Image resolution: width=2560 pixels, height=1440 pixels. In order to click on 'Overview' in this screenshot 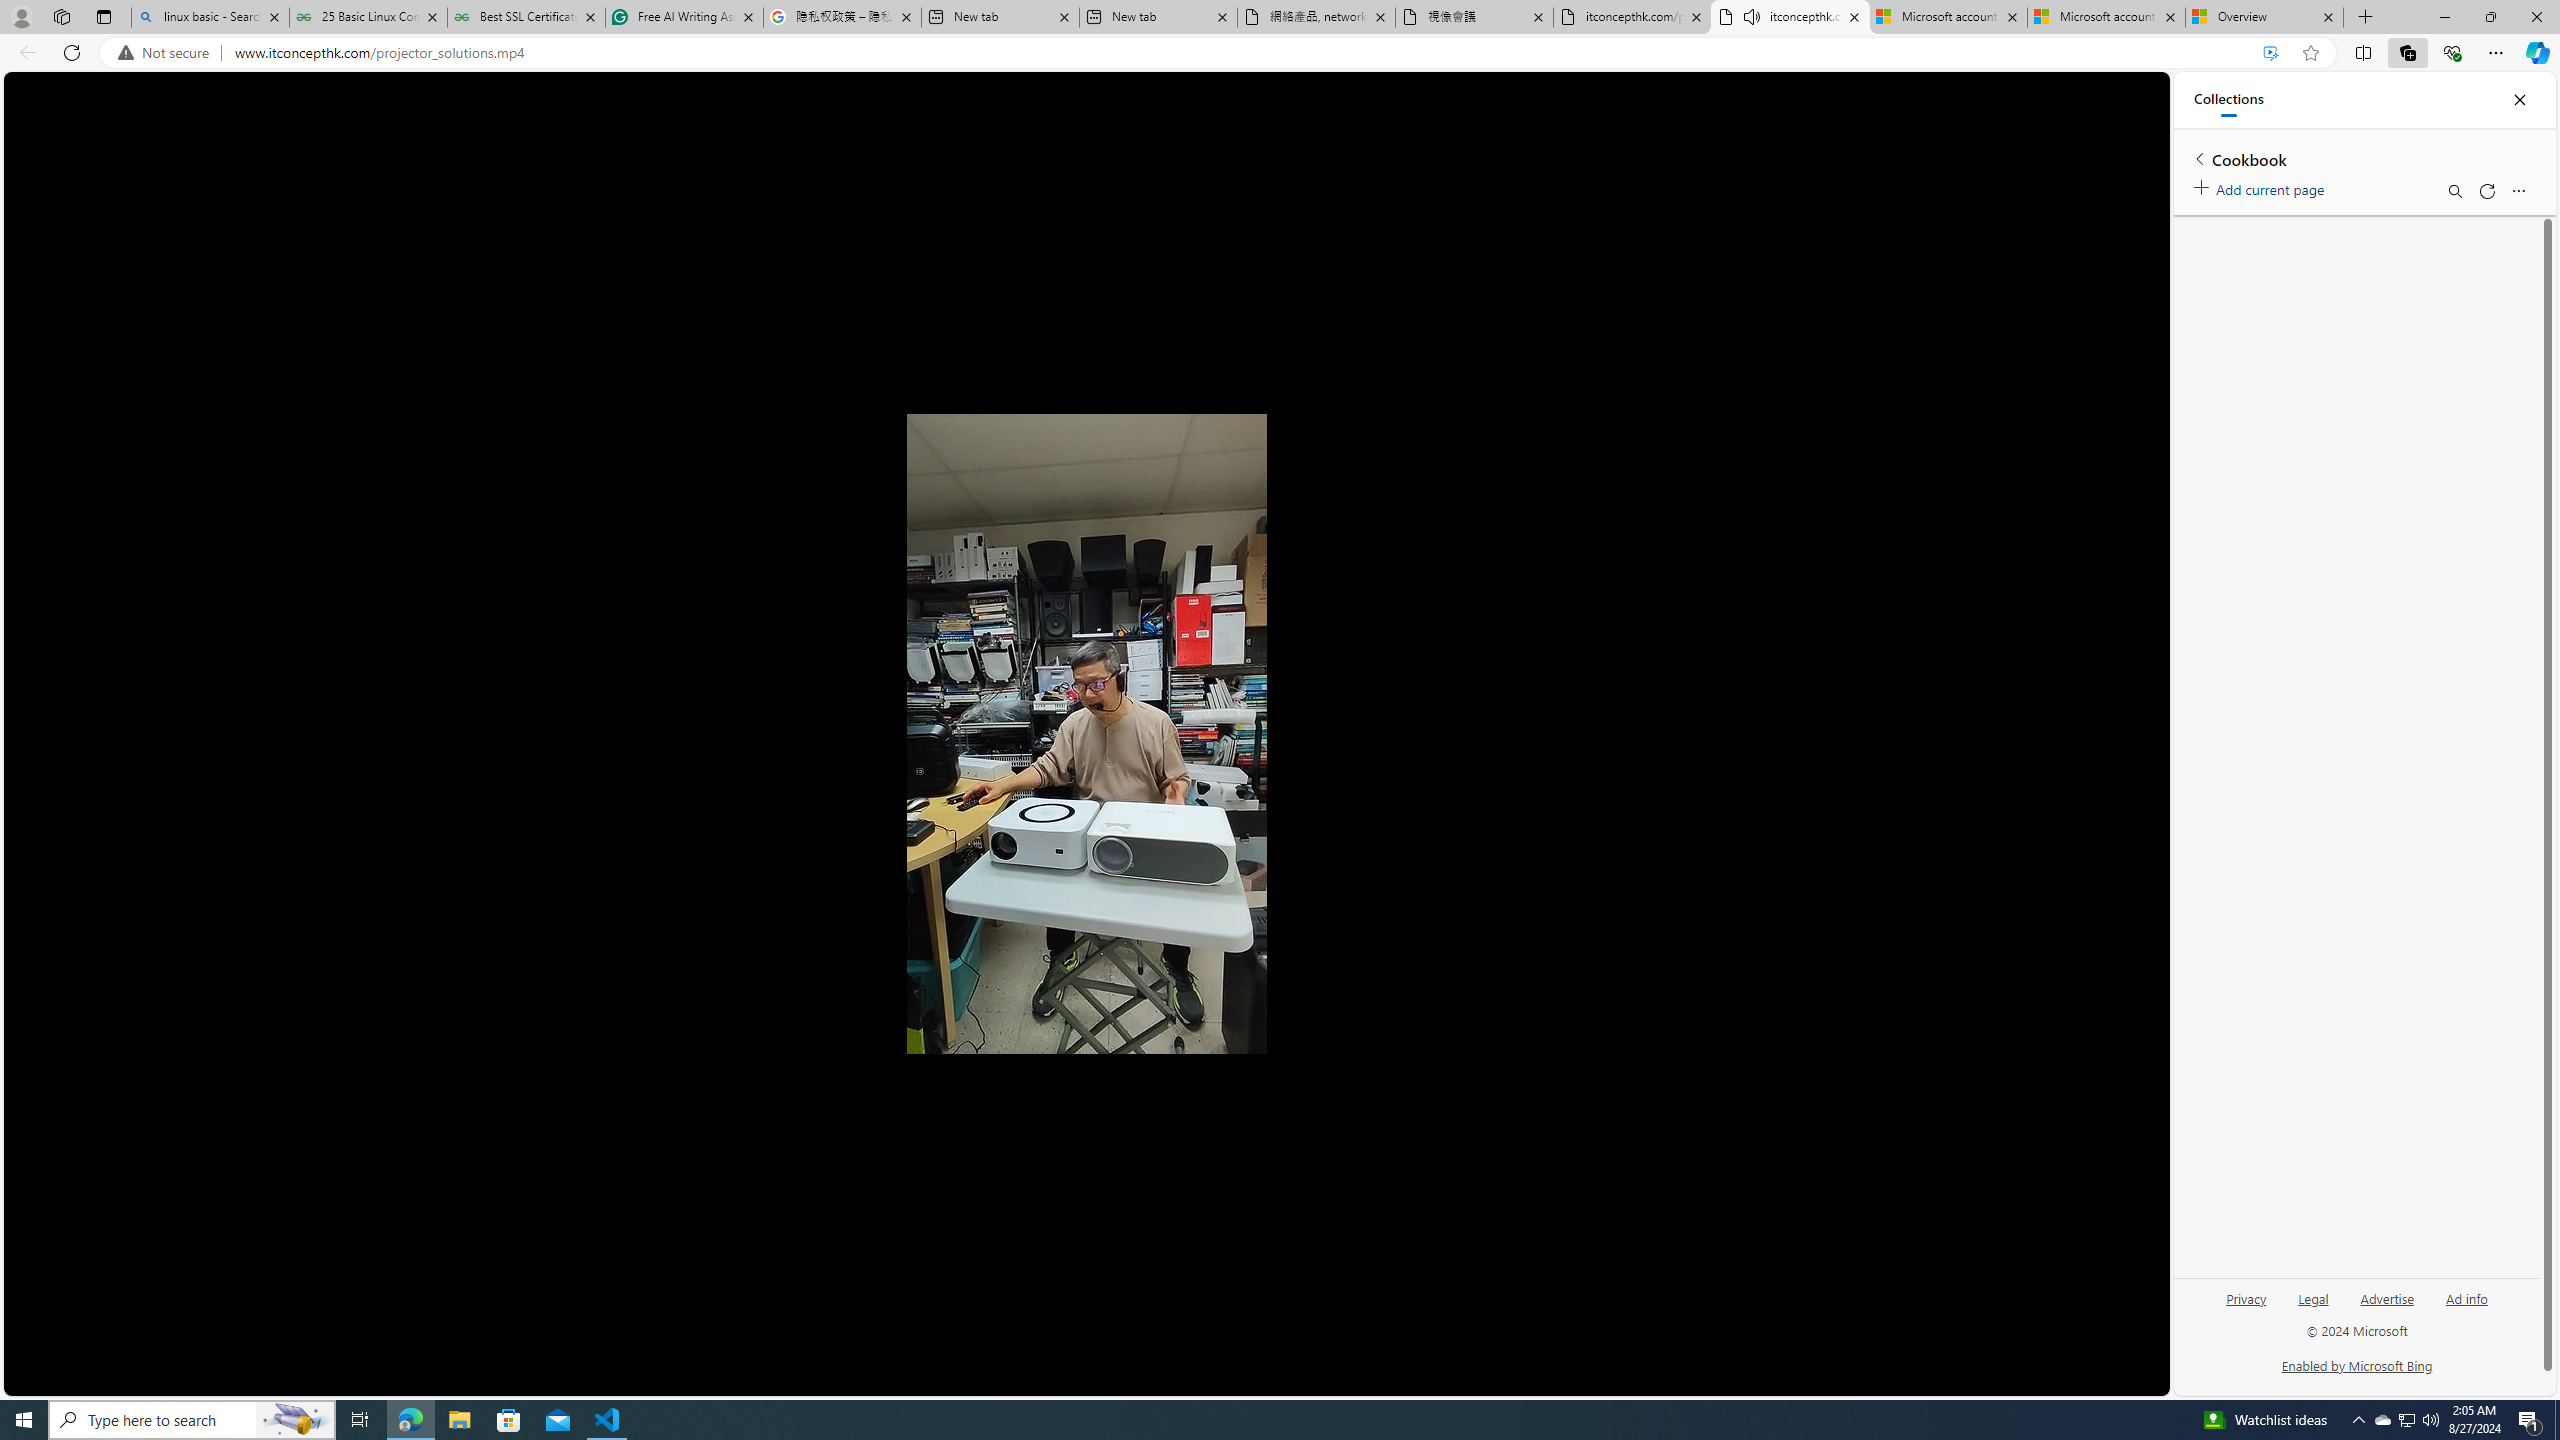, I will do `click(2263, 16)`.